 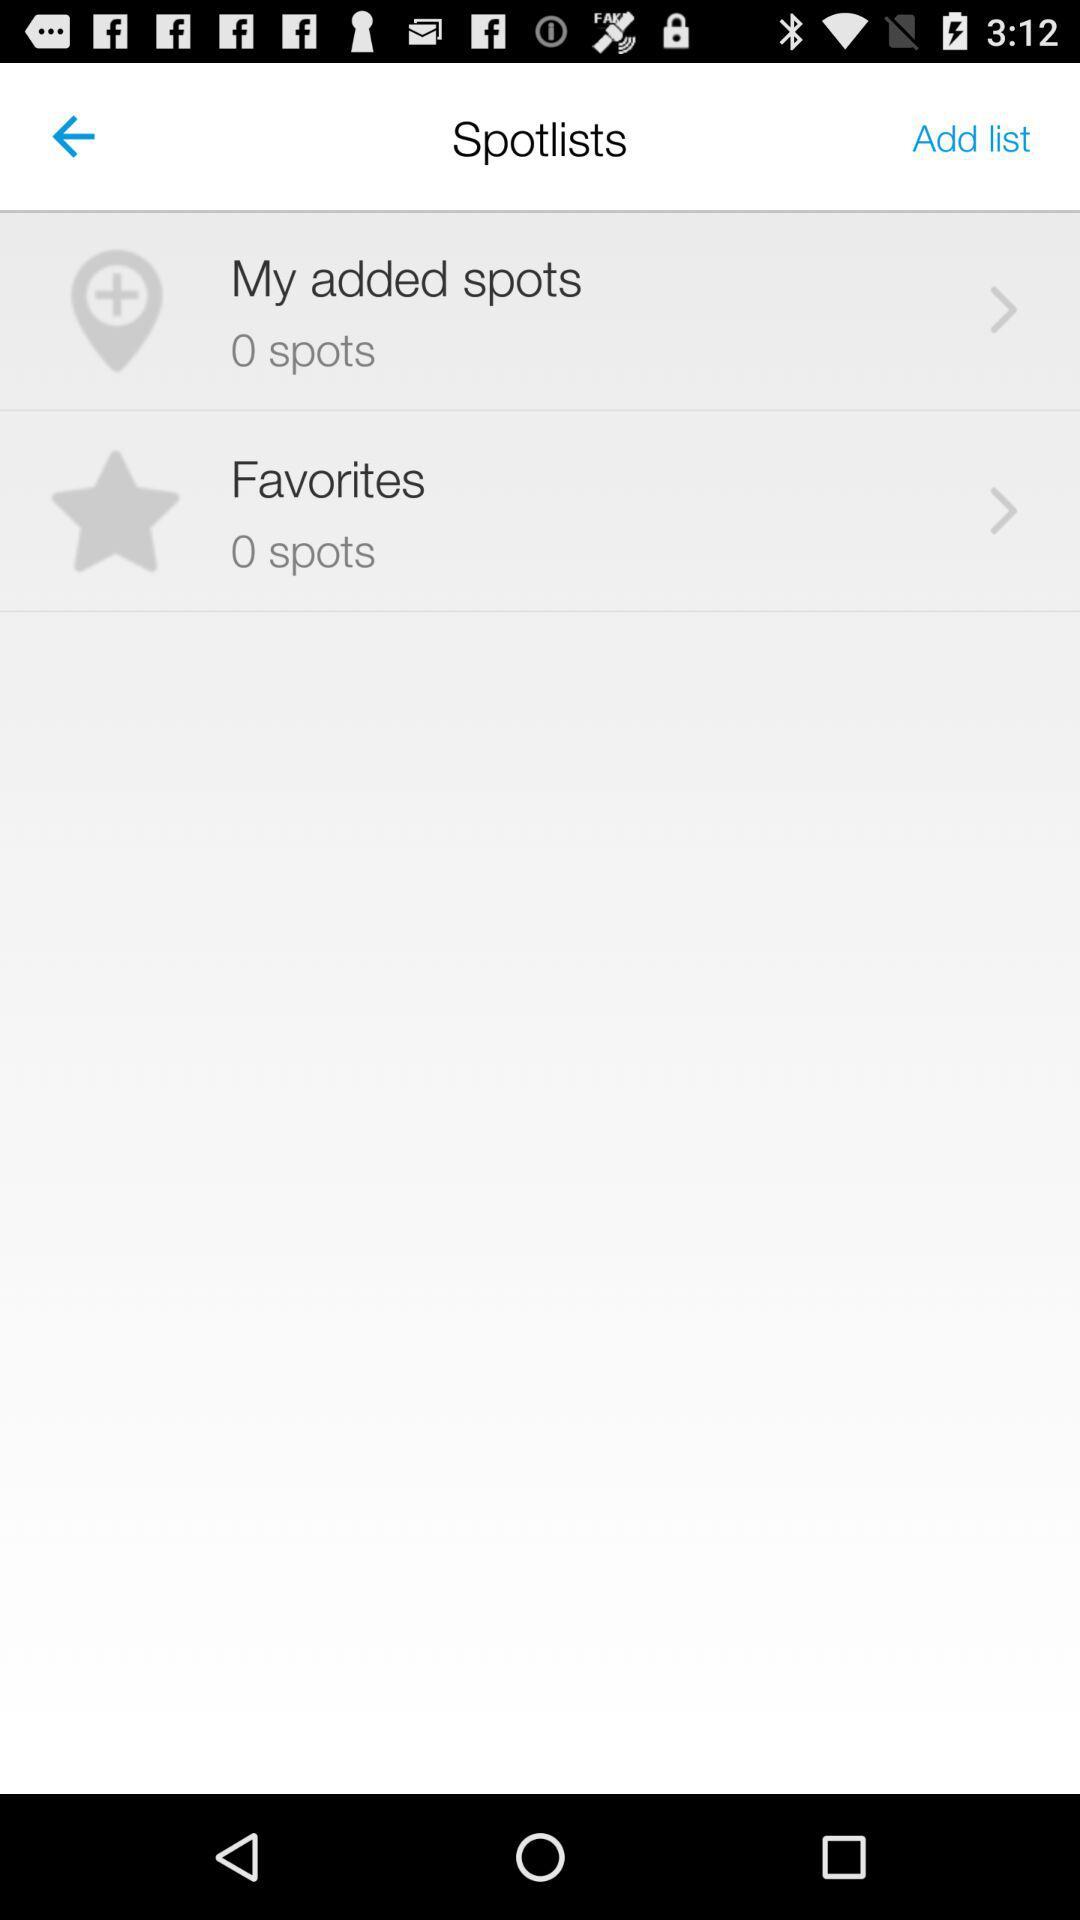 I want to click on the item next to spotlists icon, so click(x=971, y=135).